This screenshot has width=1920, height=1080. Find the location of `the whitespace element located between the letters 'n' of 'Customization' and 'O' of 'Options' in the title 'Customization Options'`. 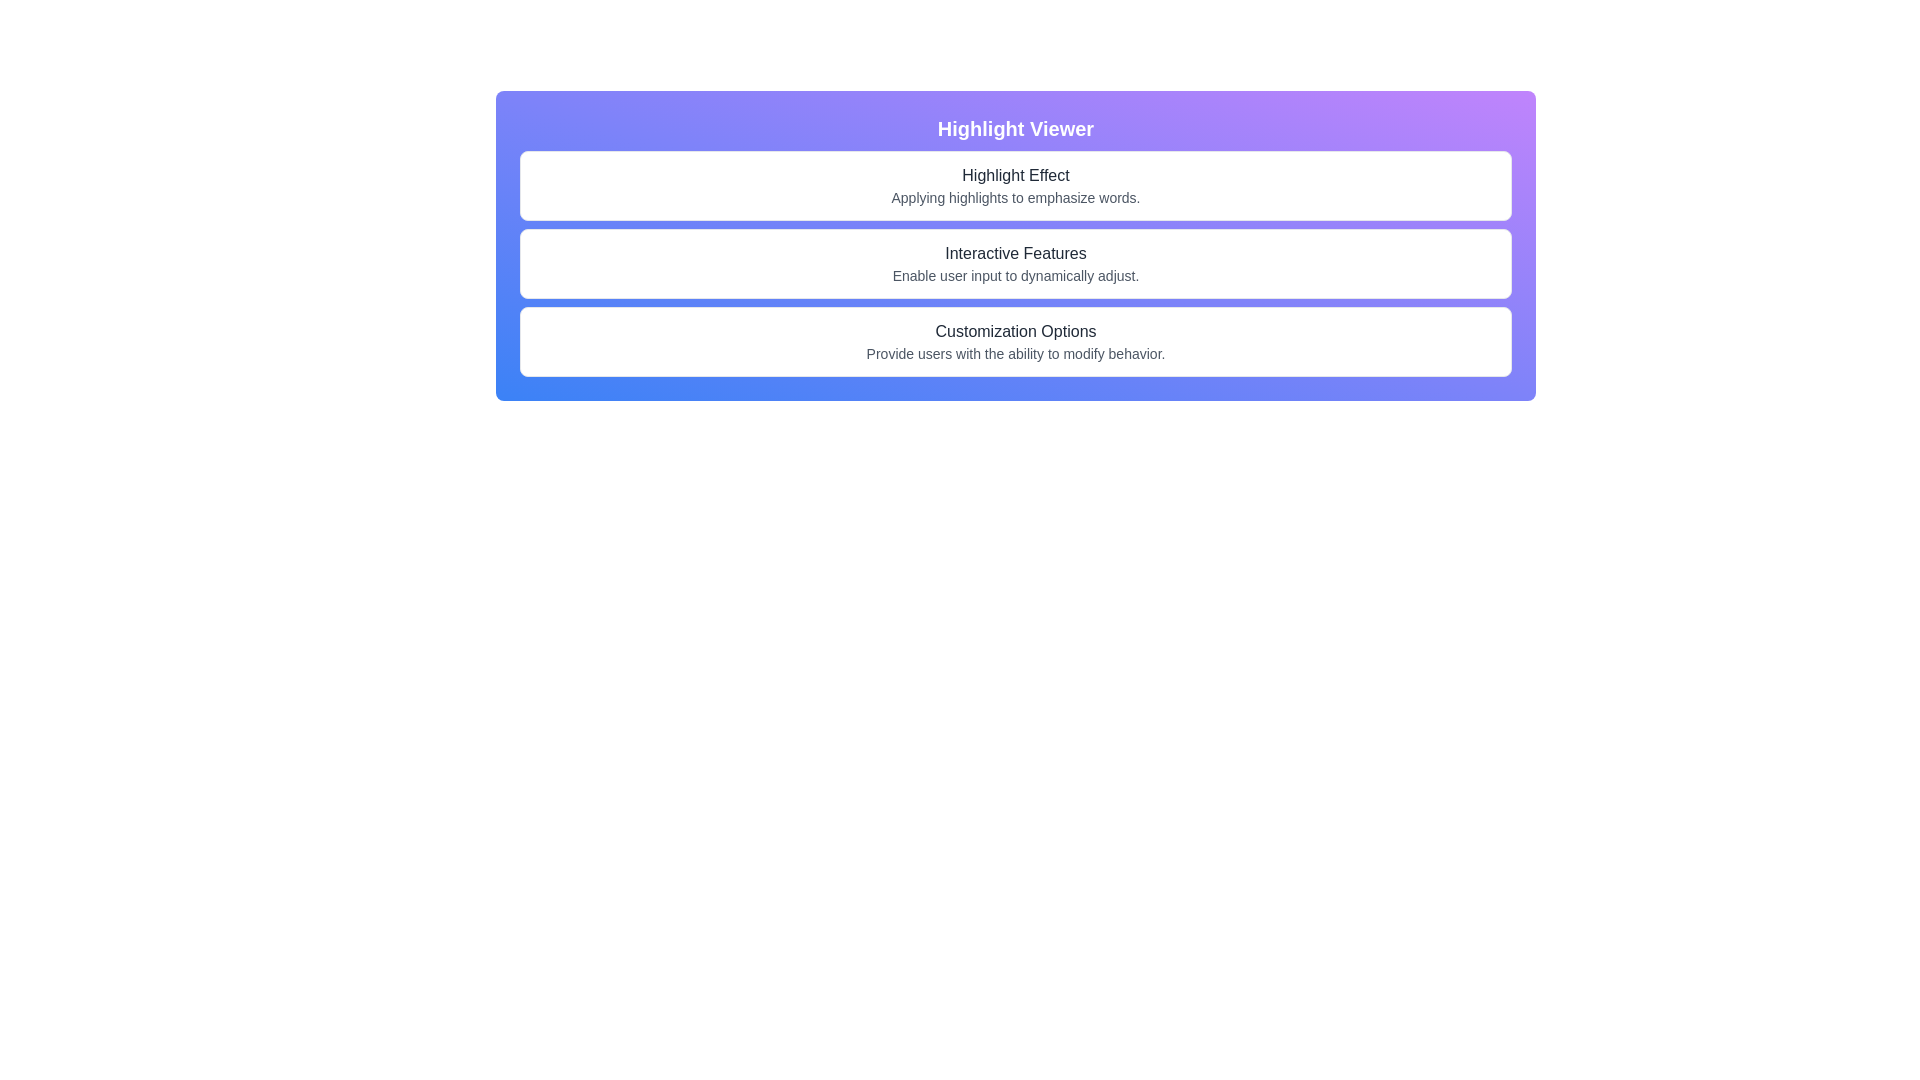

the whitespace element located between the letters 'n' of 'Customization' and 'O' of 'Options' in the title 'Customization Options' is located at coordinates (1039, 330).